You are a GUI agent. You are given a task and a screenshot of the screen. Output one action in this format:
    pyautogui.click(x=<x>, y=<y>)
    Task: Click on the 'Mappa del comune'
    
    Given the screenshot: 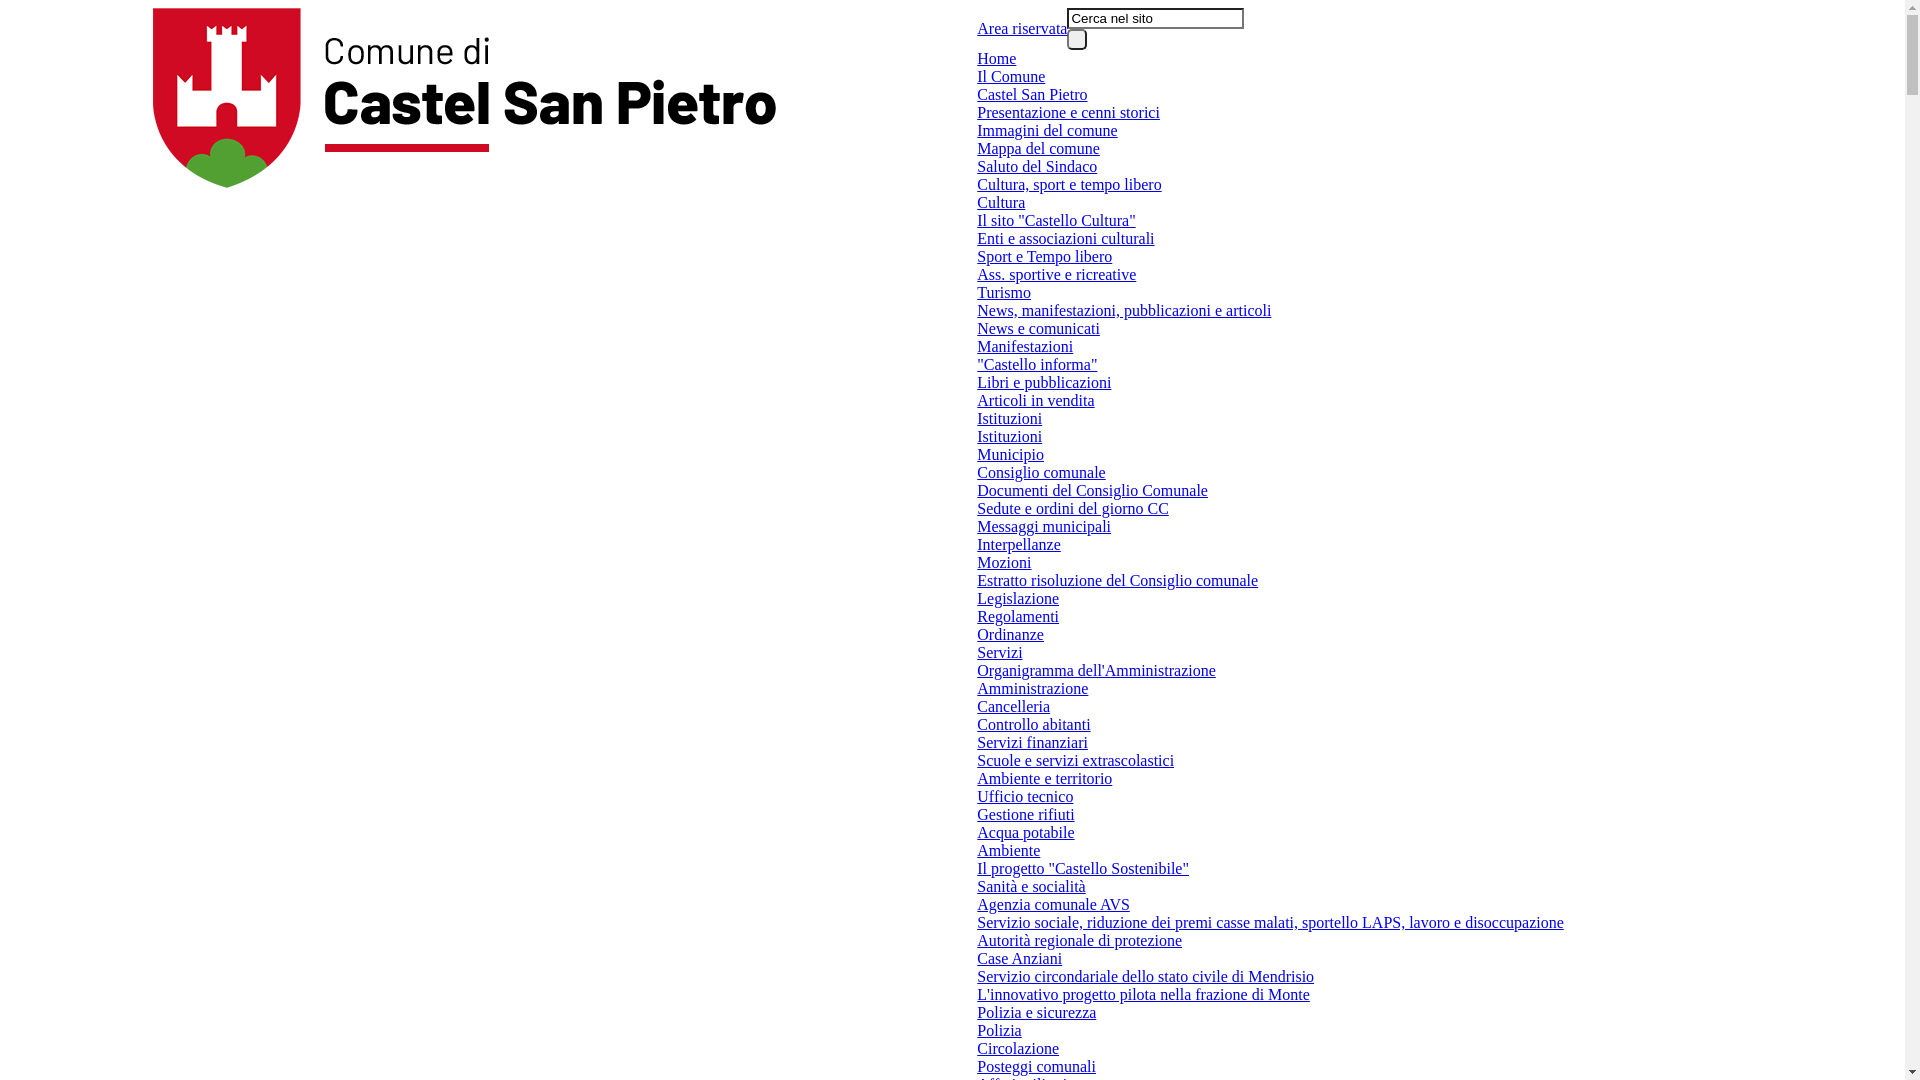 What is the action you would take?
    pyautogui.click(x=1038, y=148)
    